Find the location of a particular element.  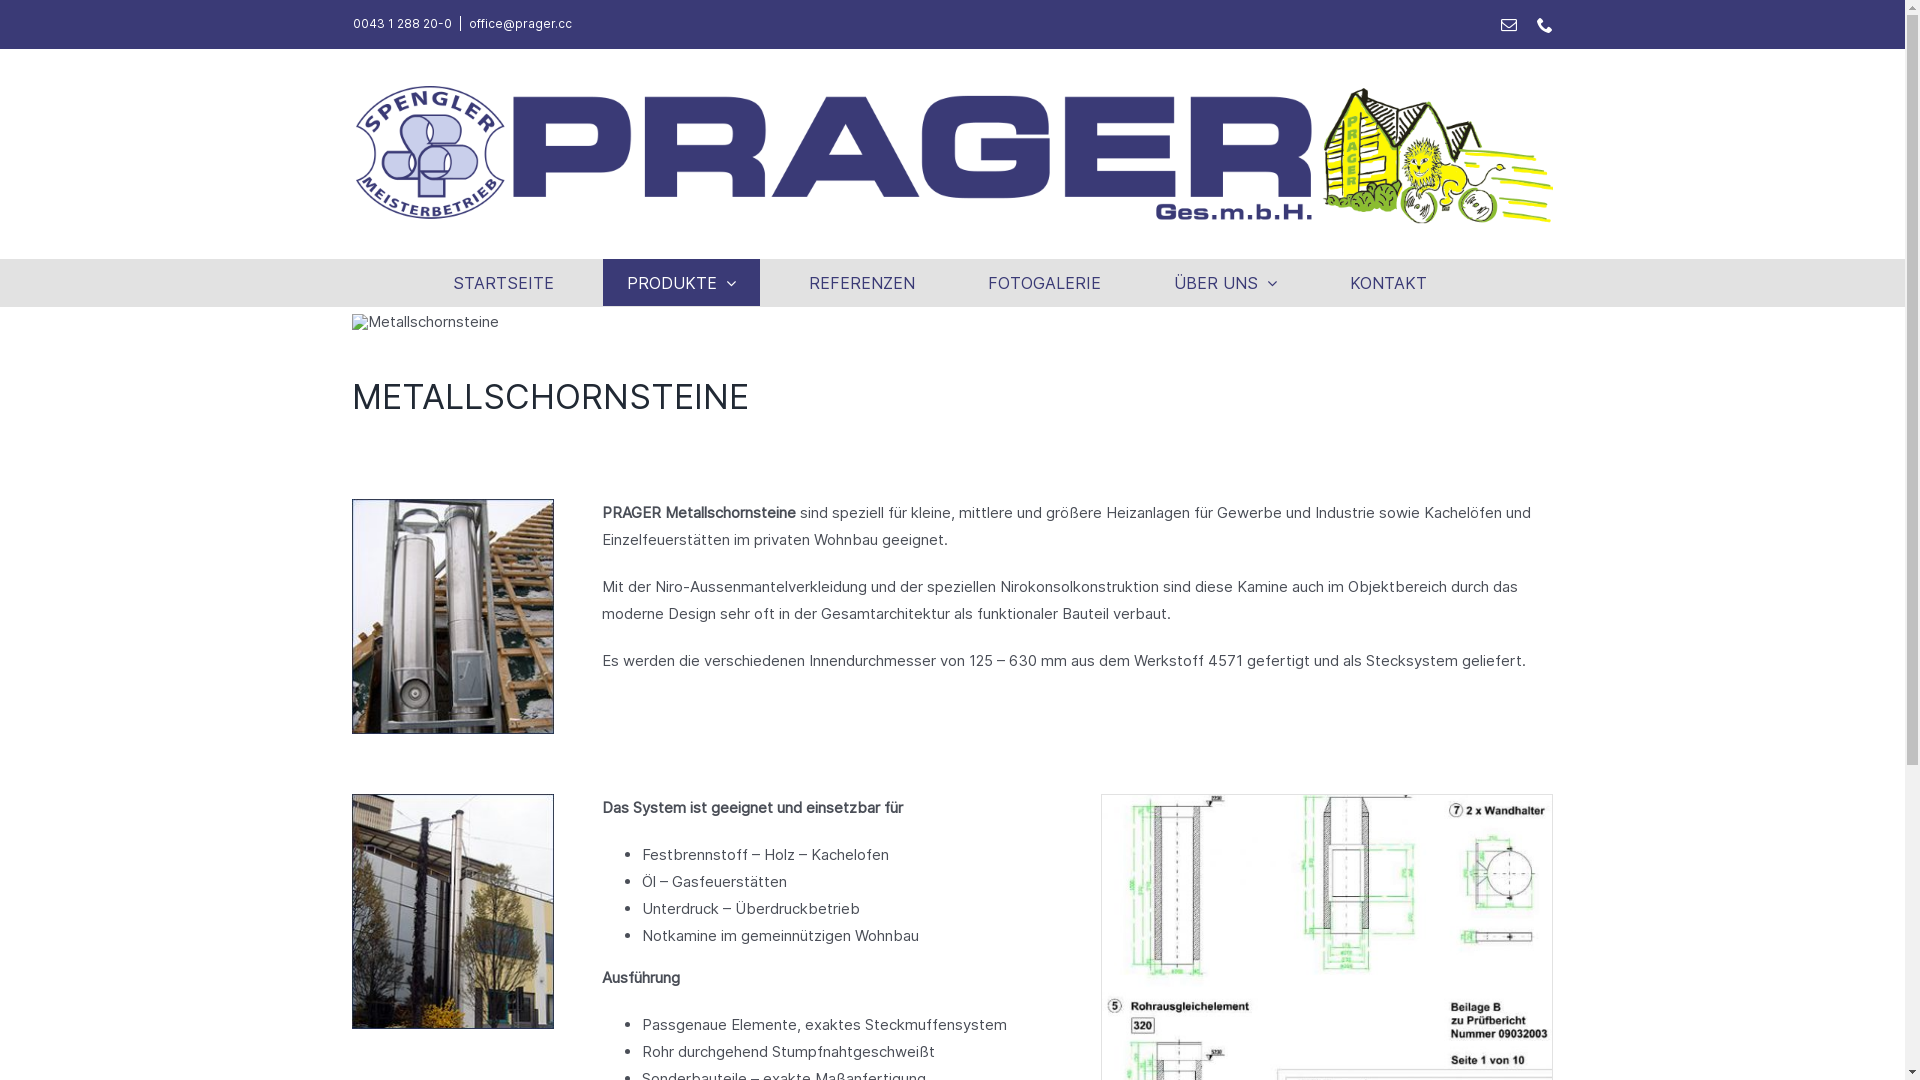

'PRODUKTE' is located at coordinates (681, 282).